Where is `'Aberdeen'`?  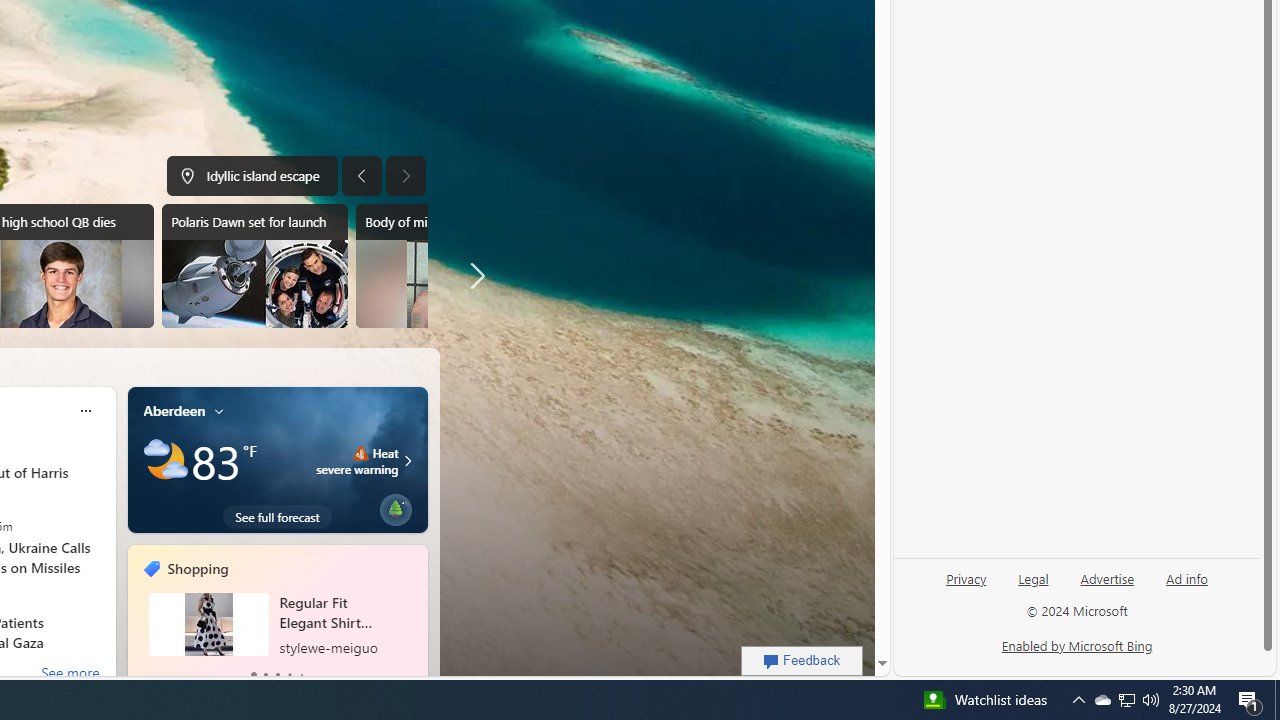 'Aberdeen' is located at coordinates (174, 409).